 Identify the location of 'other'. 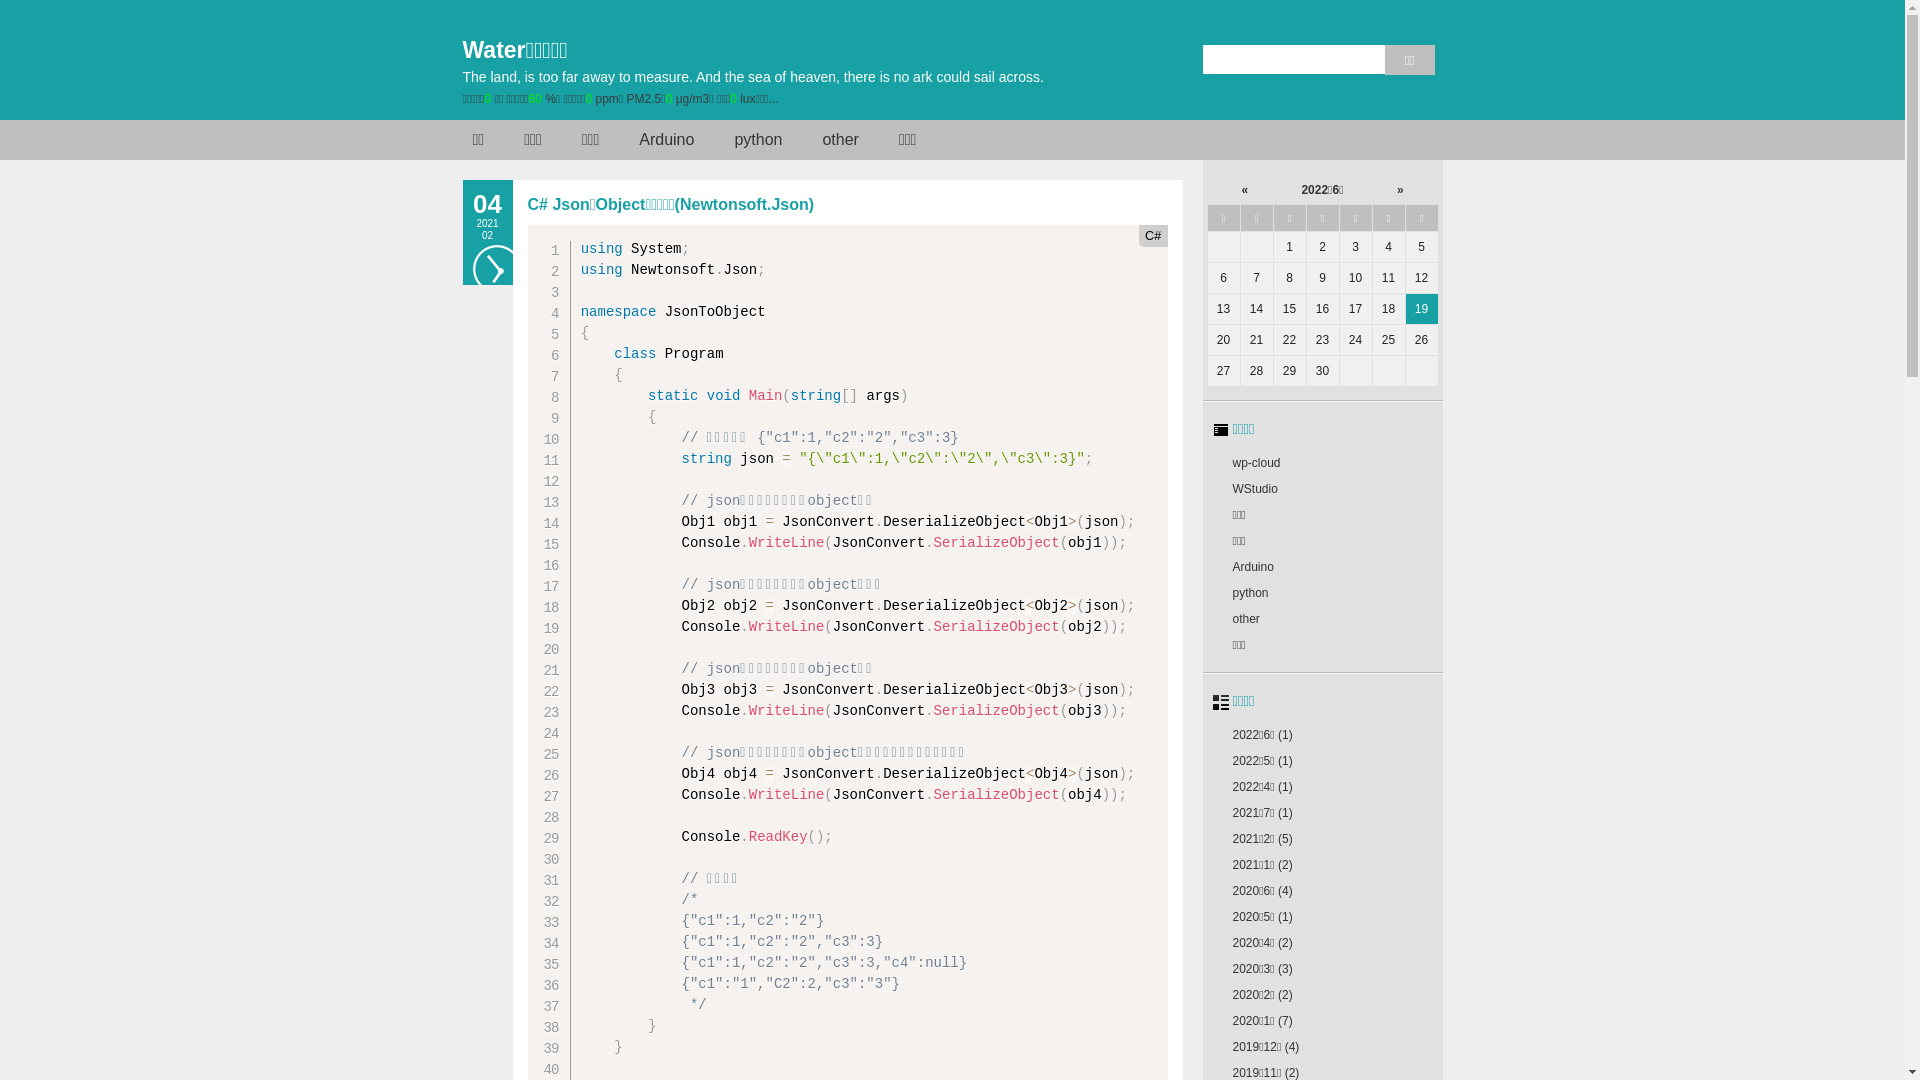
(1231, 617).